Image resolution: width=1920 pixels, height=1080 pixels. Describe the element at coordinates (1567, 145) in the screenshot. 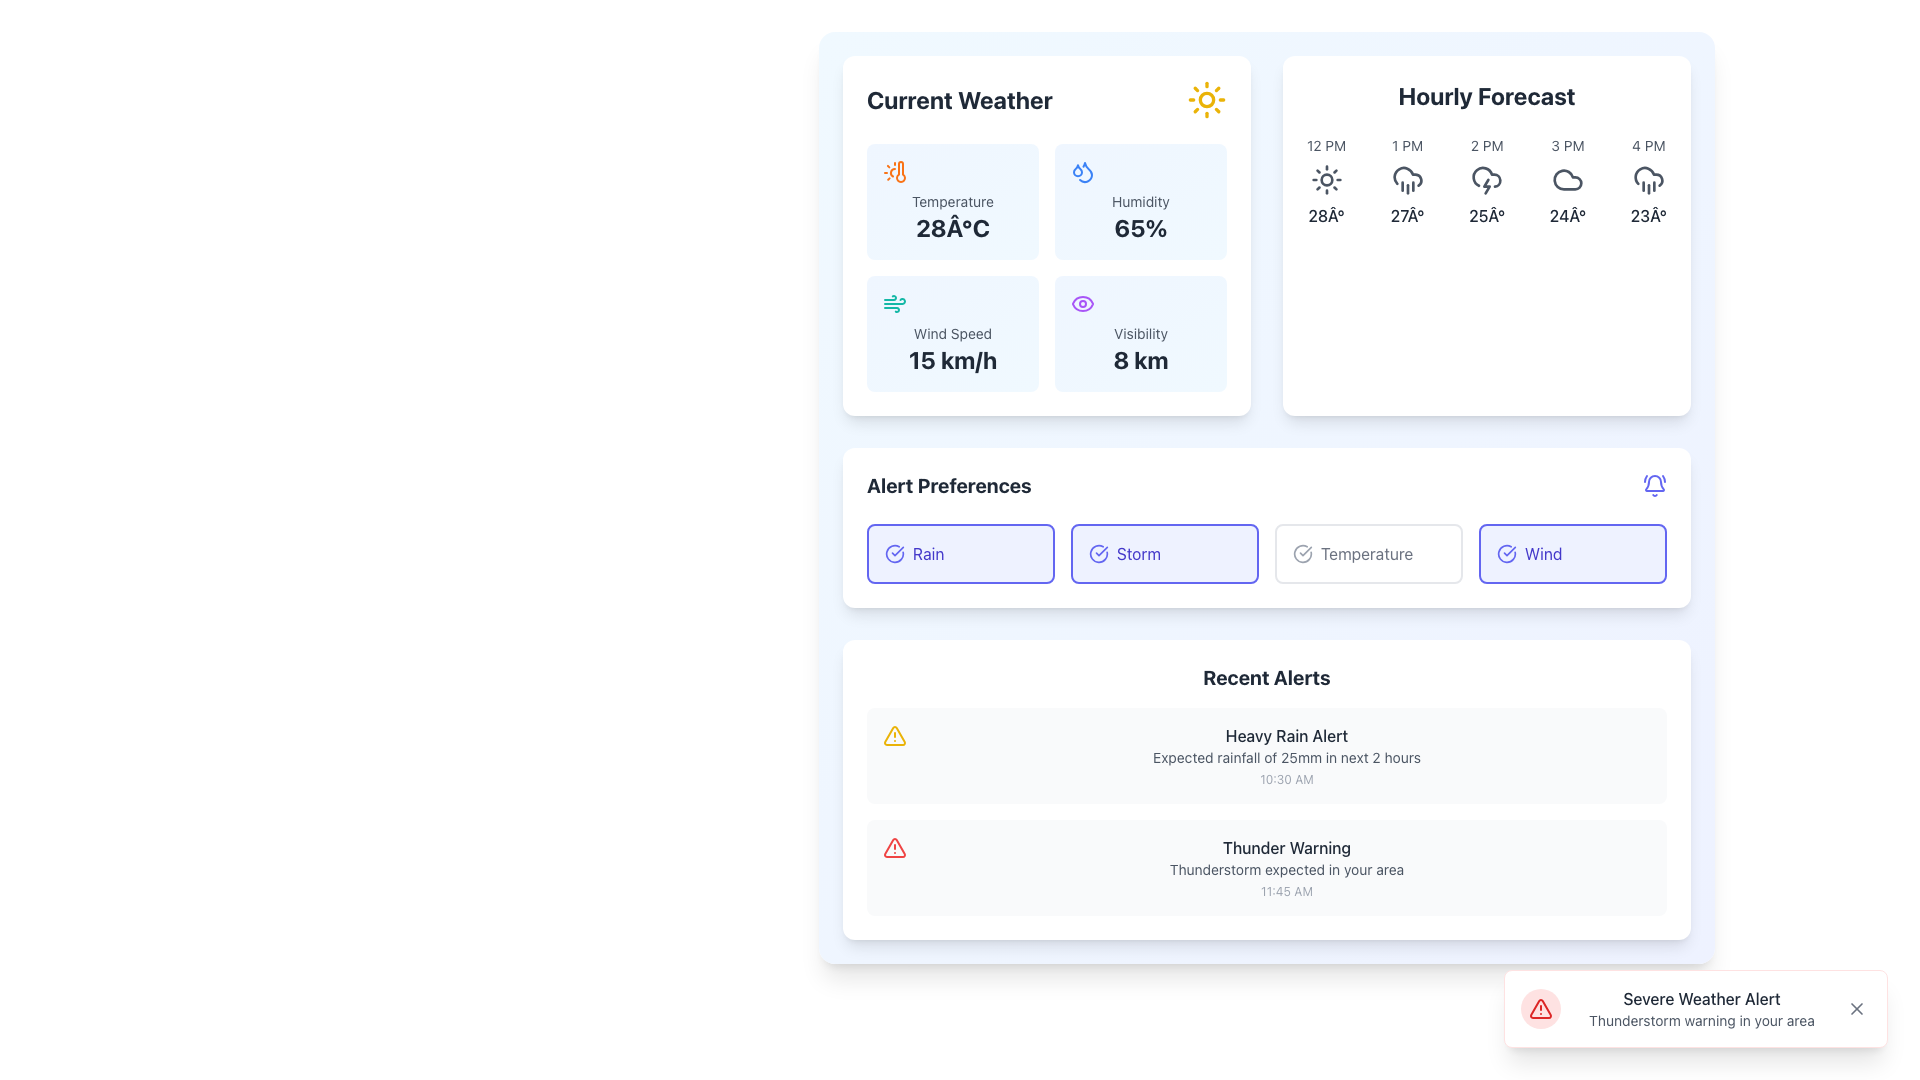

I see `text label displaying '3 PM' in gray color, positioned in the hourly forecast section above the weather icon for the 3 PM forecast` at that location.